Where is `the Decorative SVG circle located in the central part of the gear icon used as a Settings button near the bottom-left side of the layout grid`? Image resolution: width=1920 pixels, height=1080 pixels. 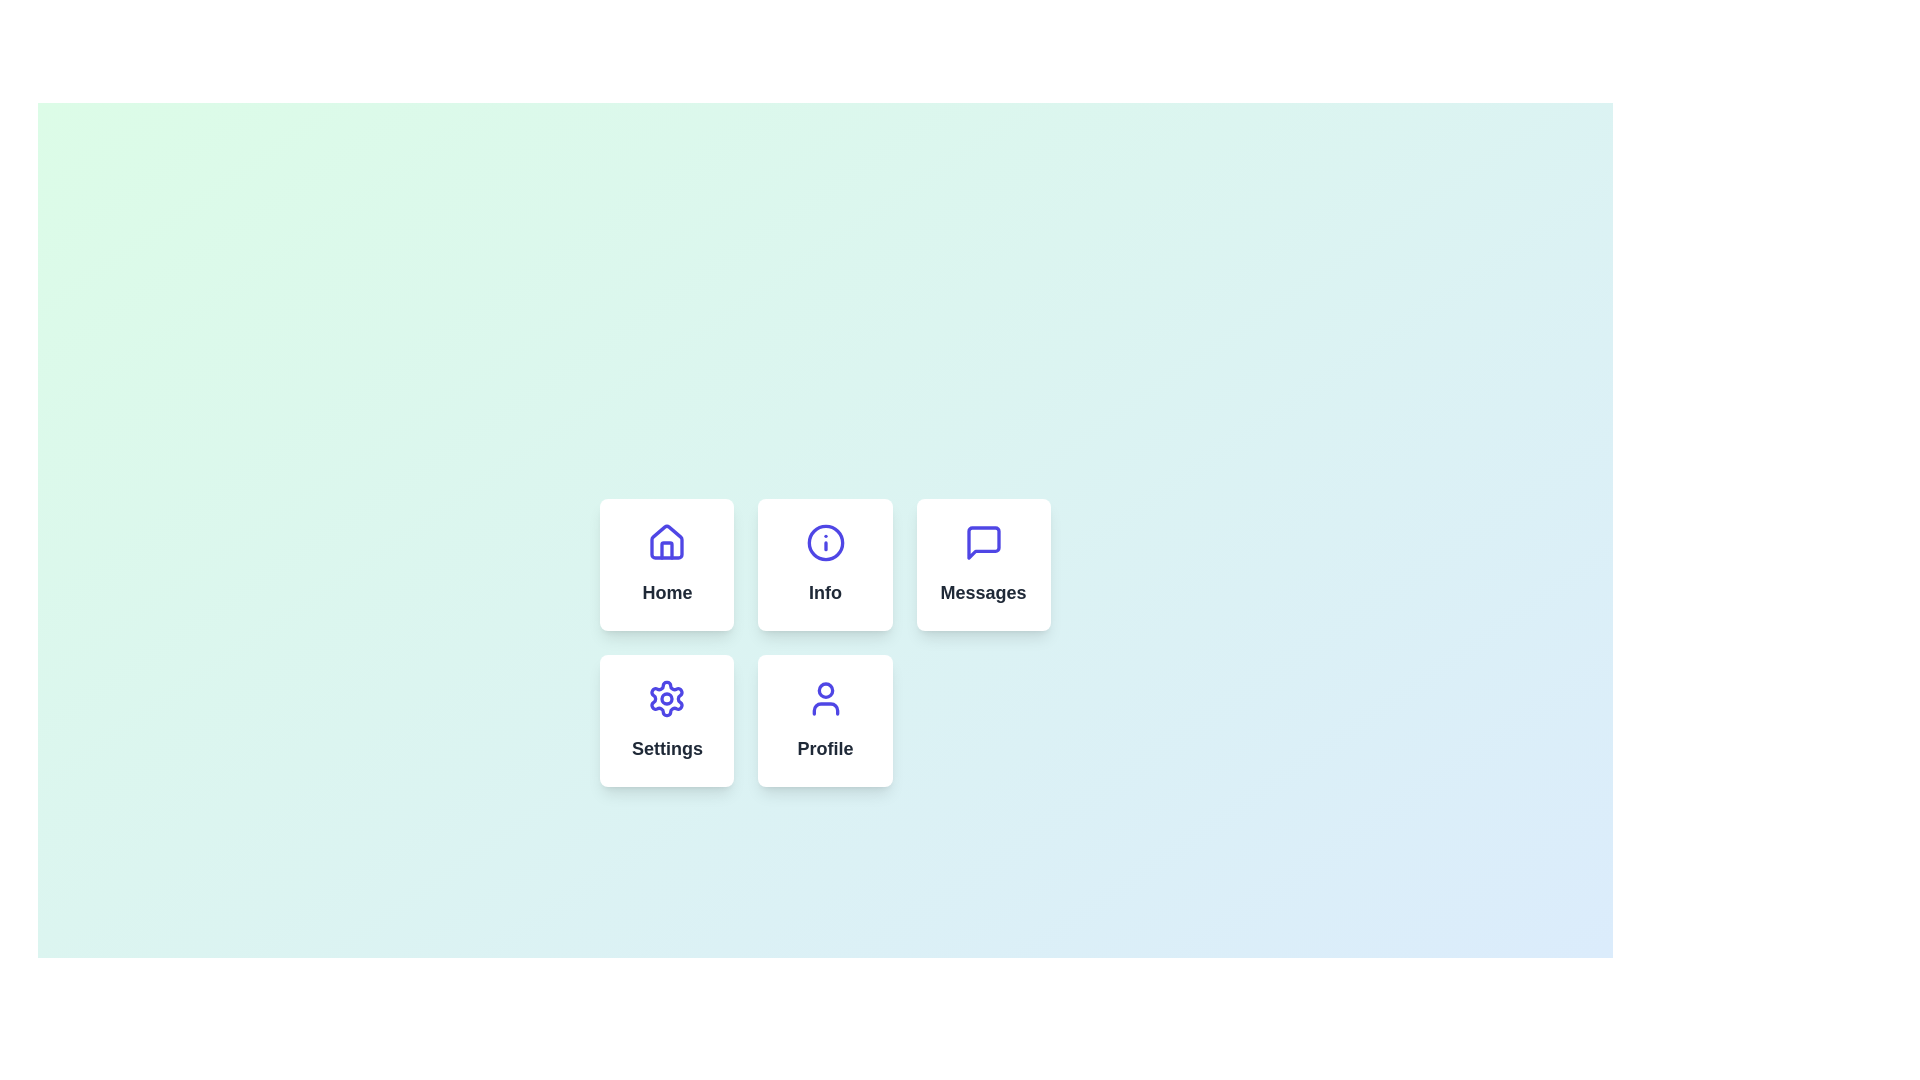 the Decorative SVG circle located in the central part of the gear icon used as a Settings button near the bottom-left side of the layout grid is located at coordinates (667, 697).